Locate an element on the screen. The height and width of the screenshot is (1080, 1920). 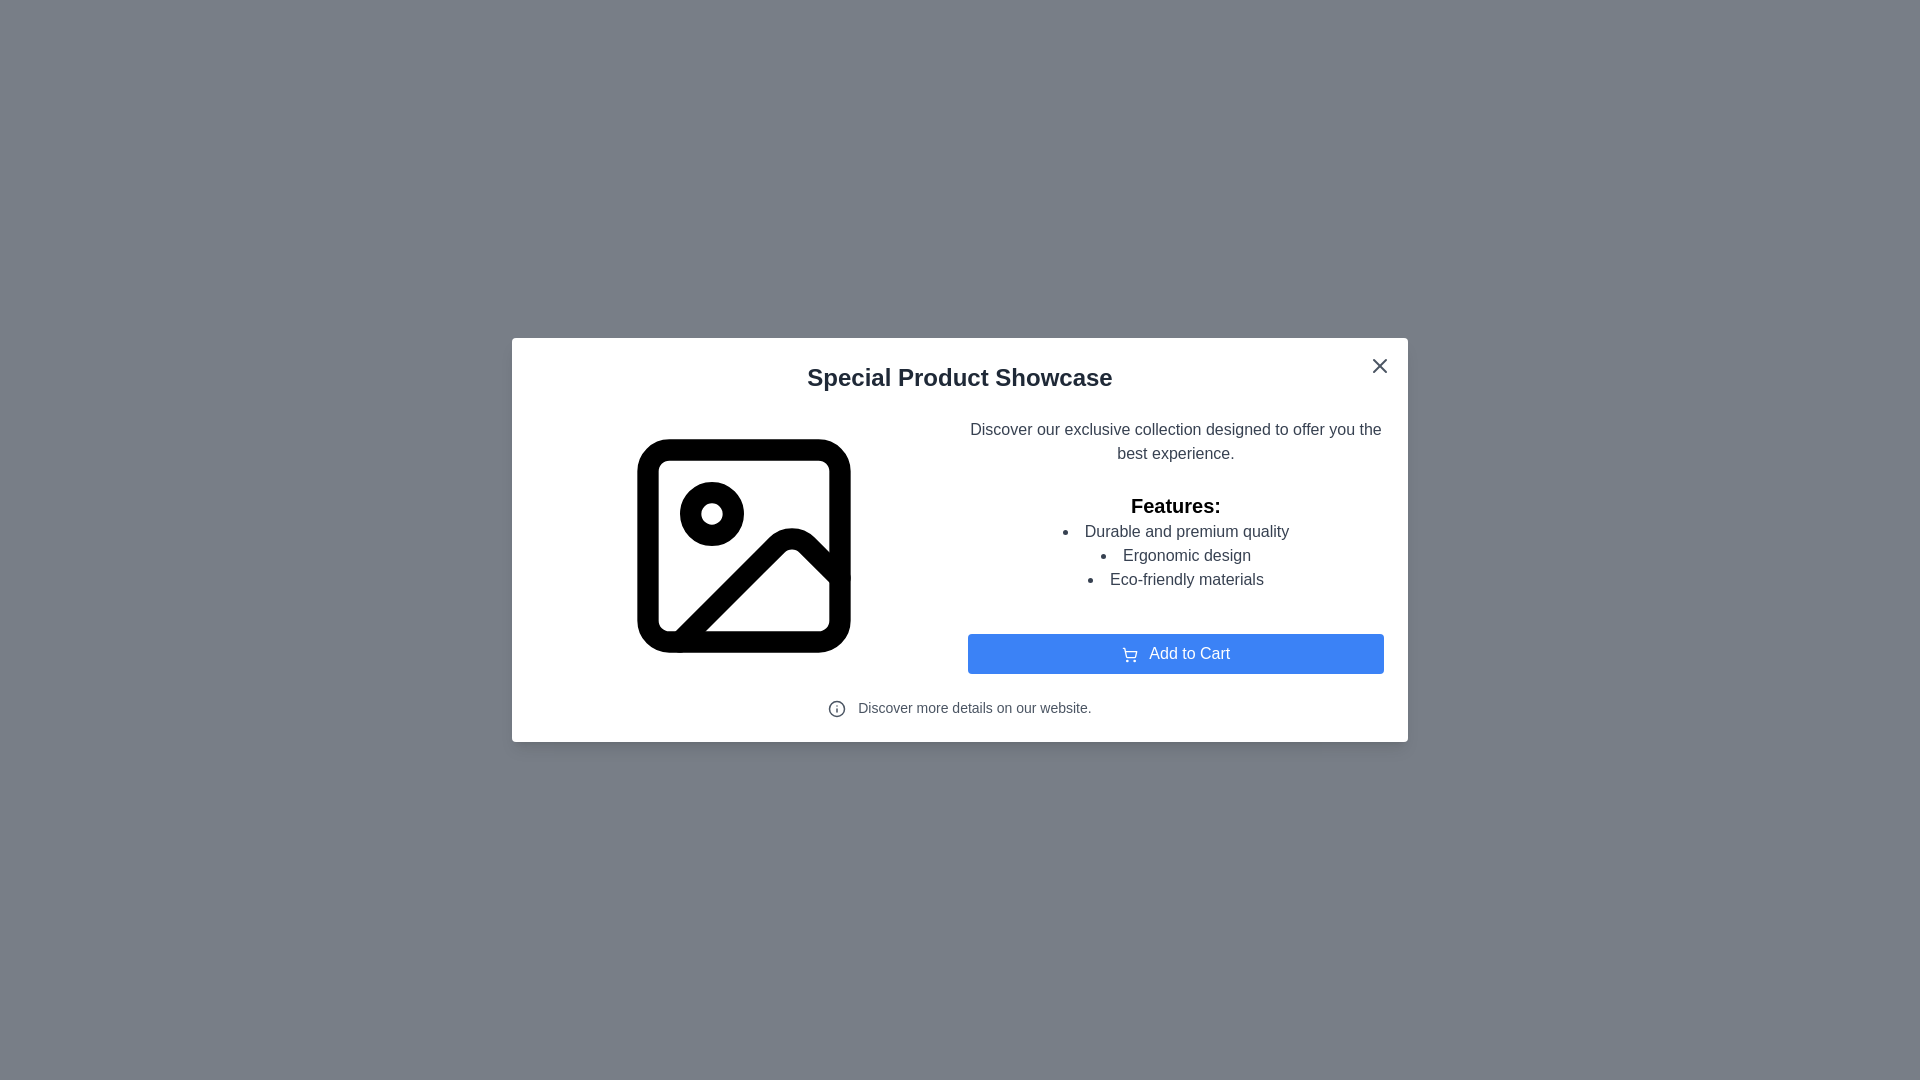
text contents of the Text block with a bulleted list titled 'Features:' located in the right half of the modal, centrally aligned vertically, below the description text and above the 'Add to Cart' button is located at coordinates (1176, 540).